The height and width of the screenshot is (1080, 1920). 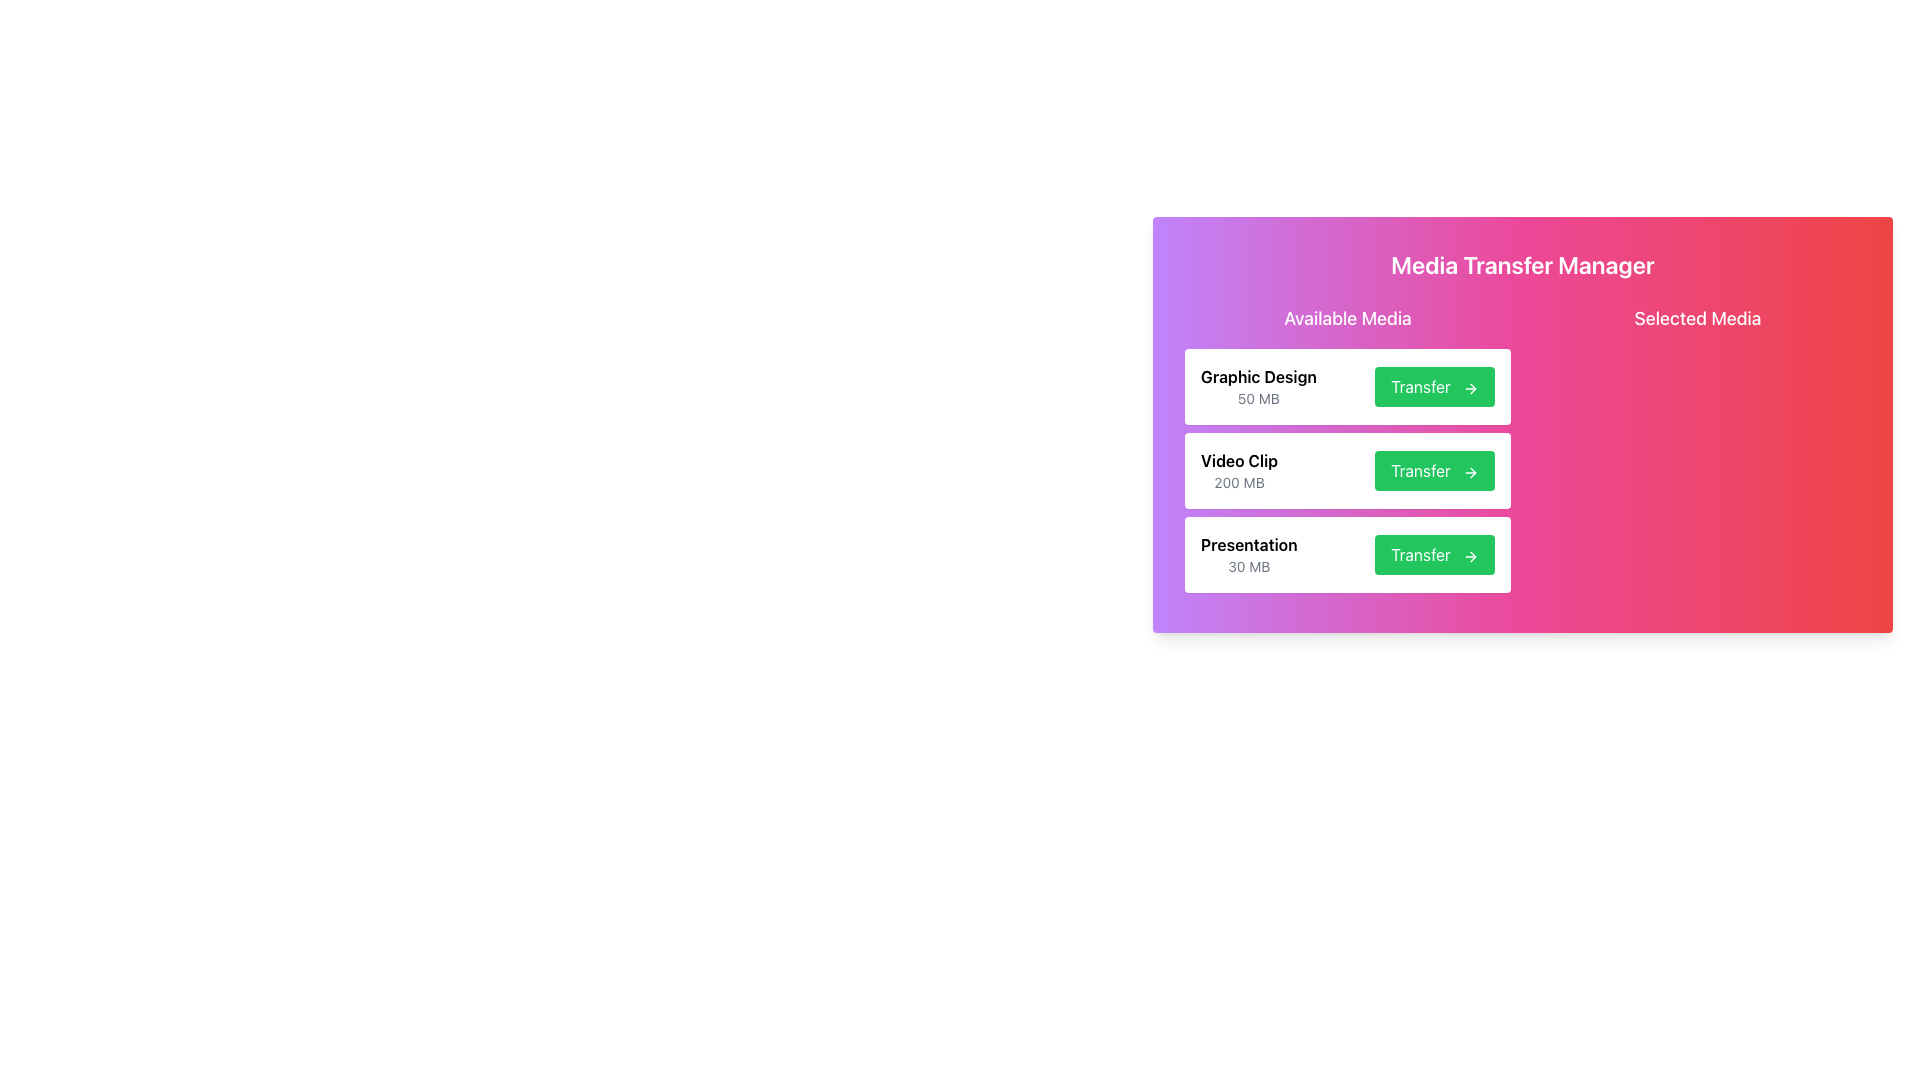 What do you see at coordinates (1238, 461) in the screenshot?
I see `text label displaying 'Video Clip' in bold styling, which is located at the top of the middle card in a vertical list of three cards representing media items` at bounding box center [1238, 461].